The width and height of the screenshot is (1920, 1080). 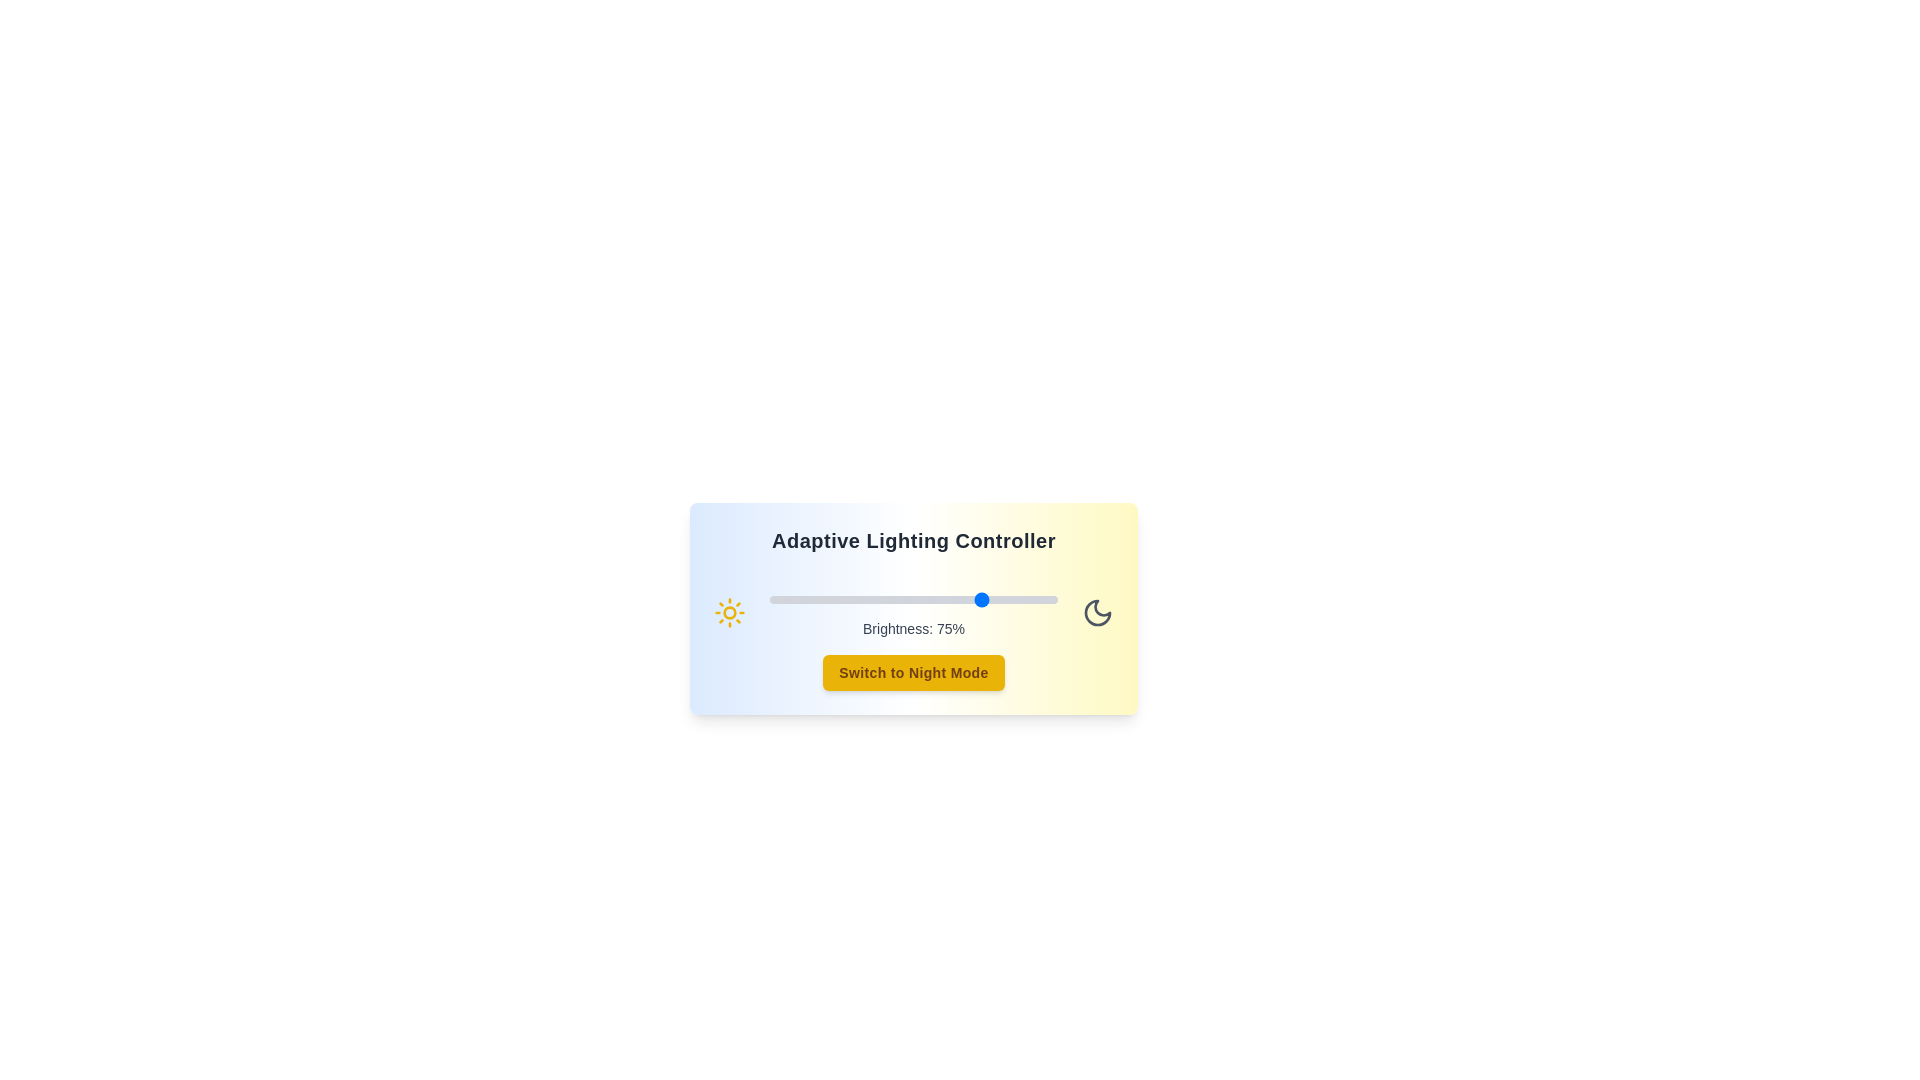 What do you see at coordinates (810, 599) in the screenshot?
I see `the brightness level` at bounding box center [810, 599].